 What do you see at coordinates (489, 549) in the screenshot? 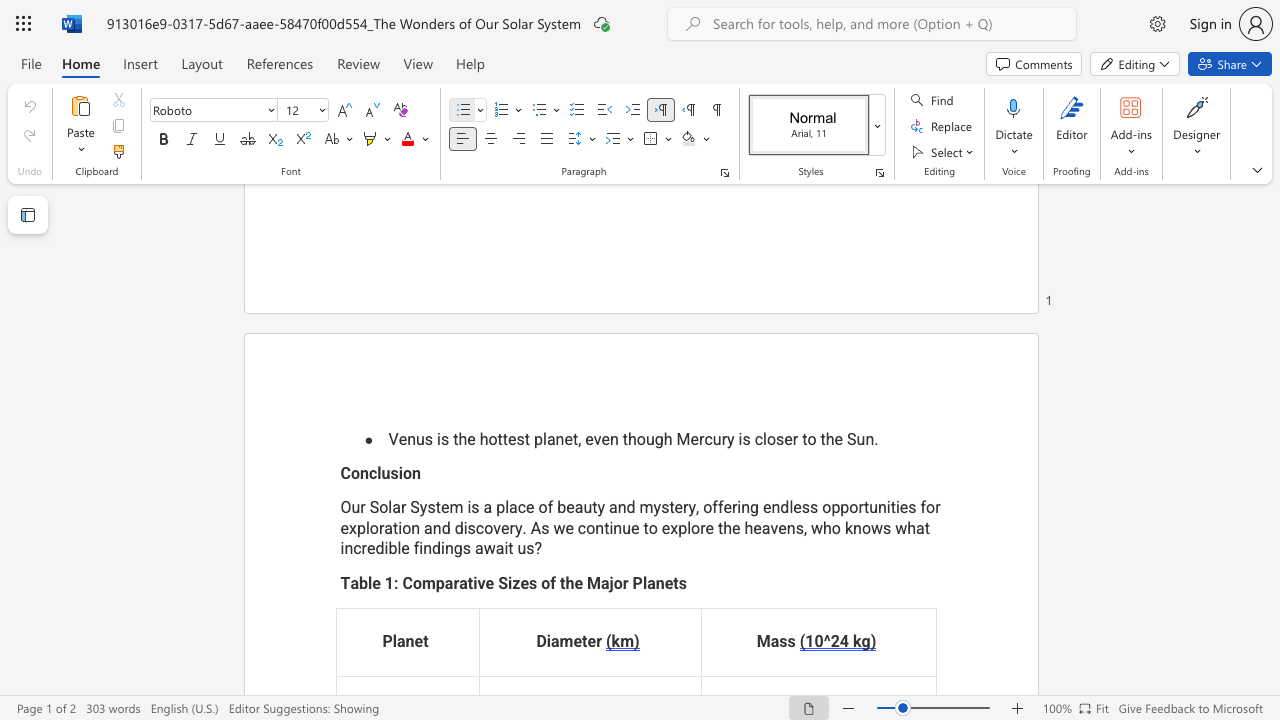
I see `the 5th character "w" in the text` at bounding box center [489, 549].